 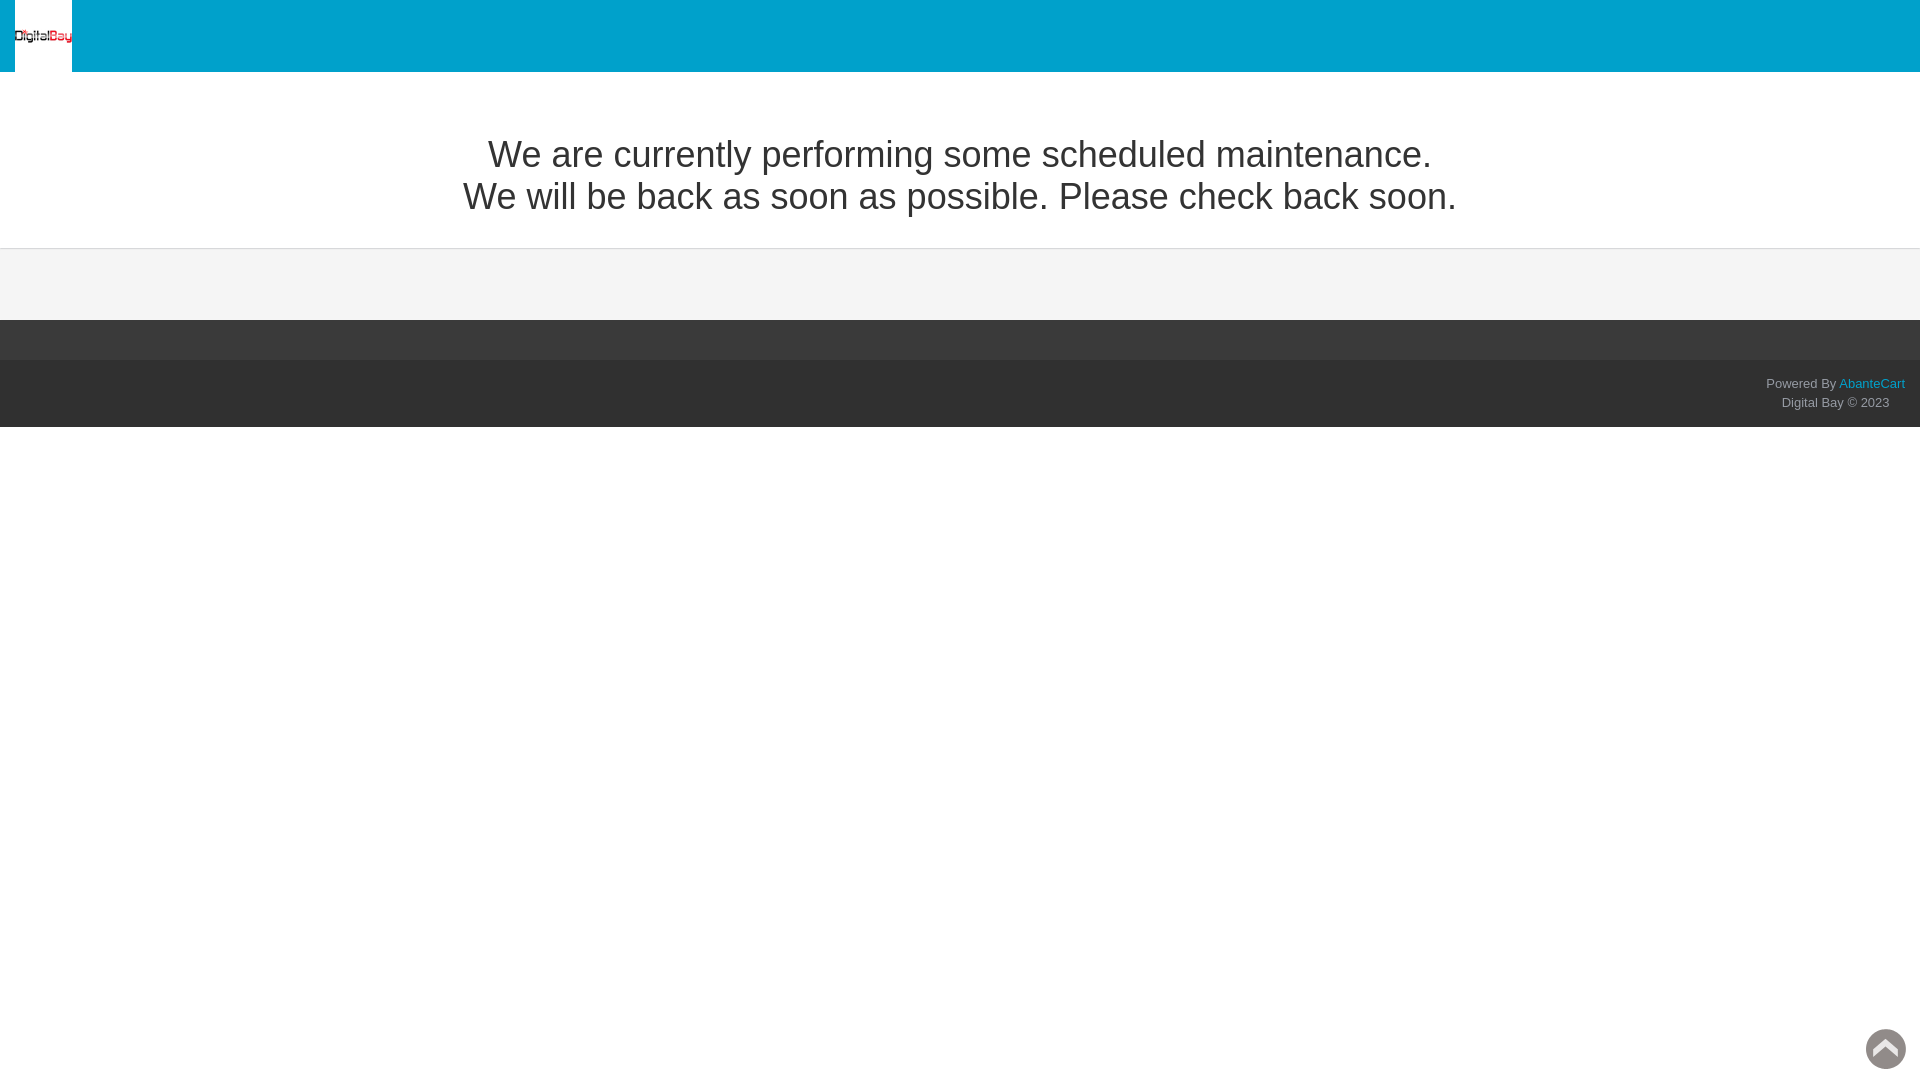 What do you see at coordinates (1871, 383) in the screenshot?
I see `'AbanteCart'` at bounding box center [1871, 383].